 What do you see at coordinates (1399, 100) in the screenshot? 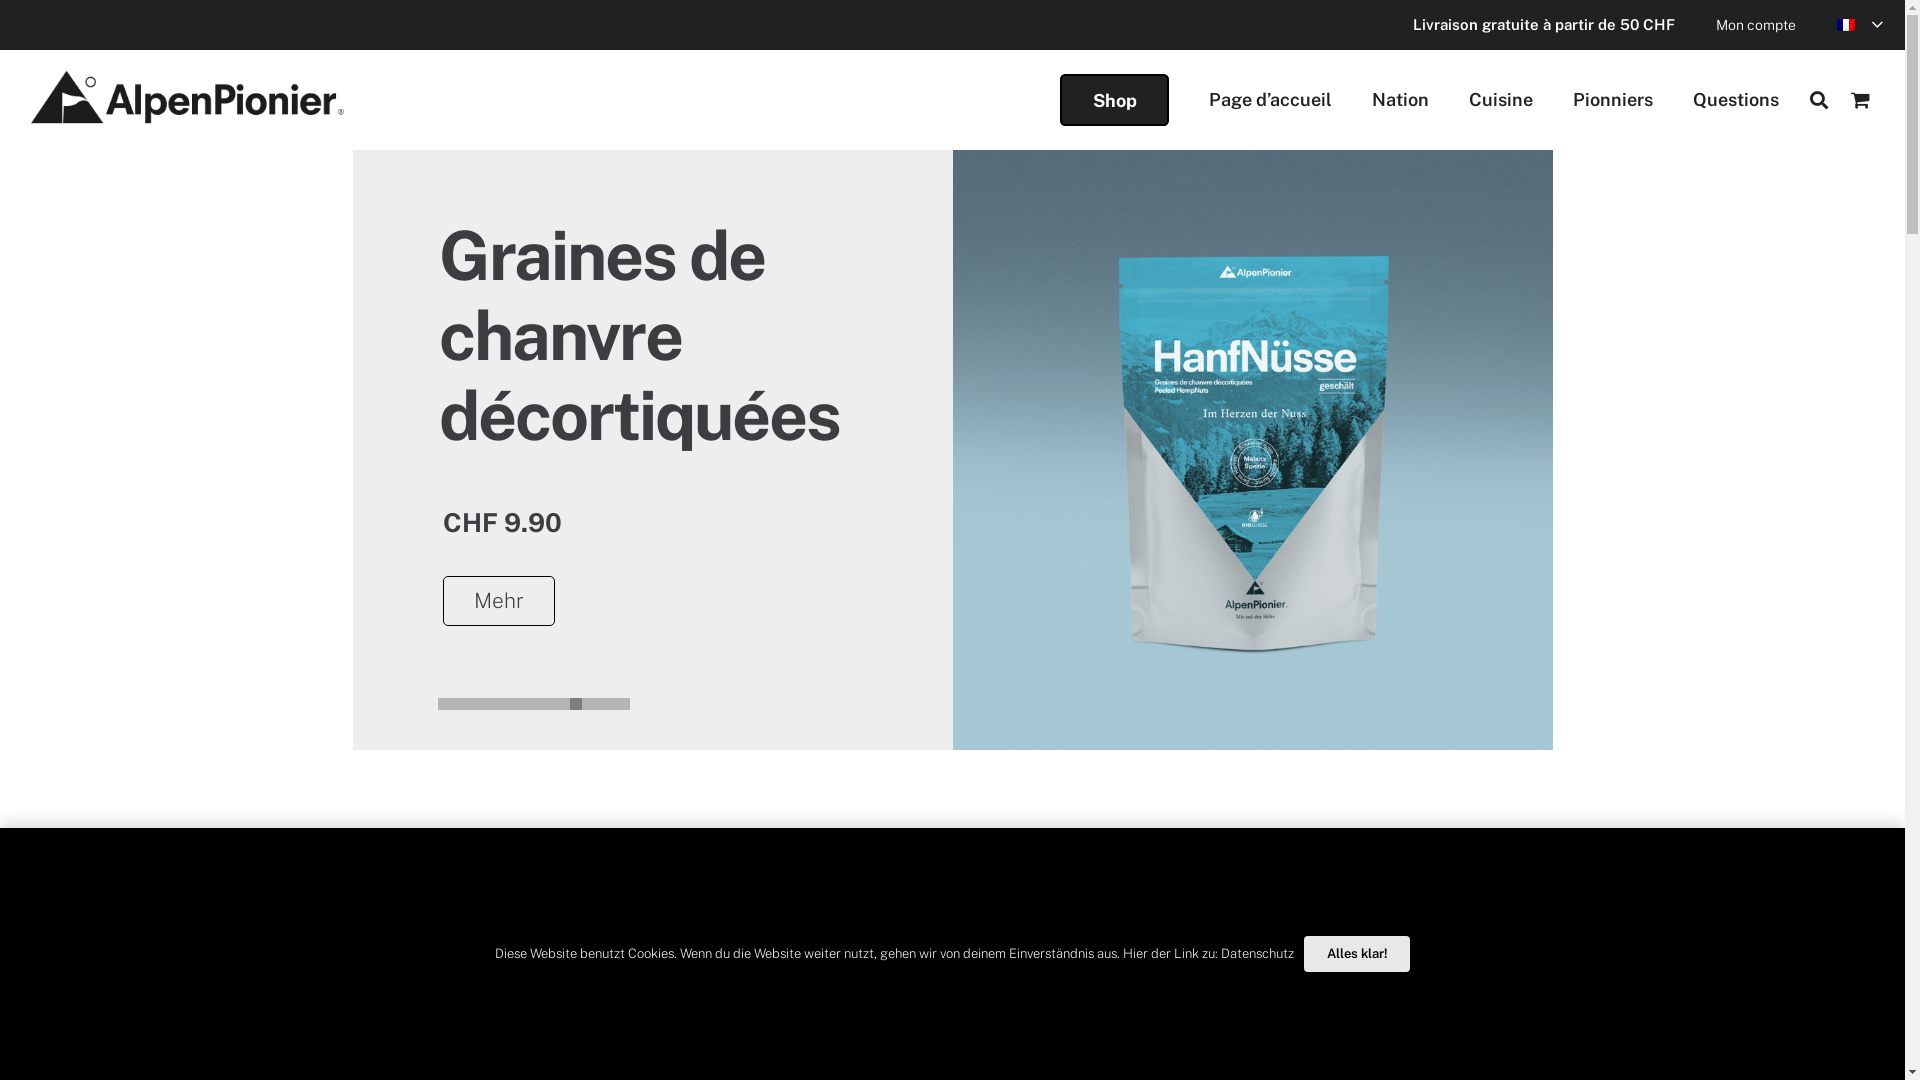
I see `'Nation'` at bounding box center [1399, 100].